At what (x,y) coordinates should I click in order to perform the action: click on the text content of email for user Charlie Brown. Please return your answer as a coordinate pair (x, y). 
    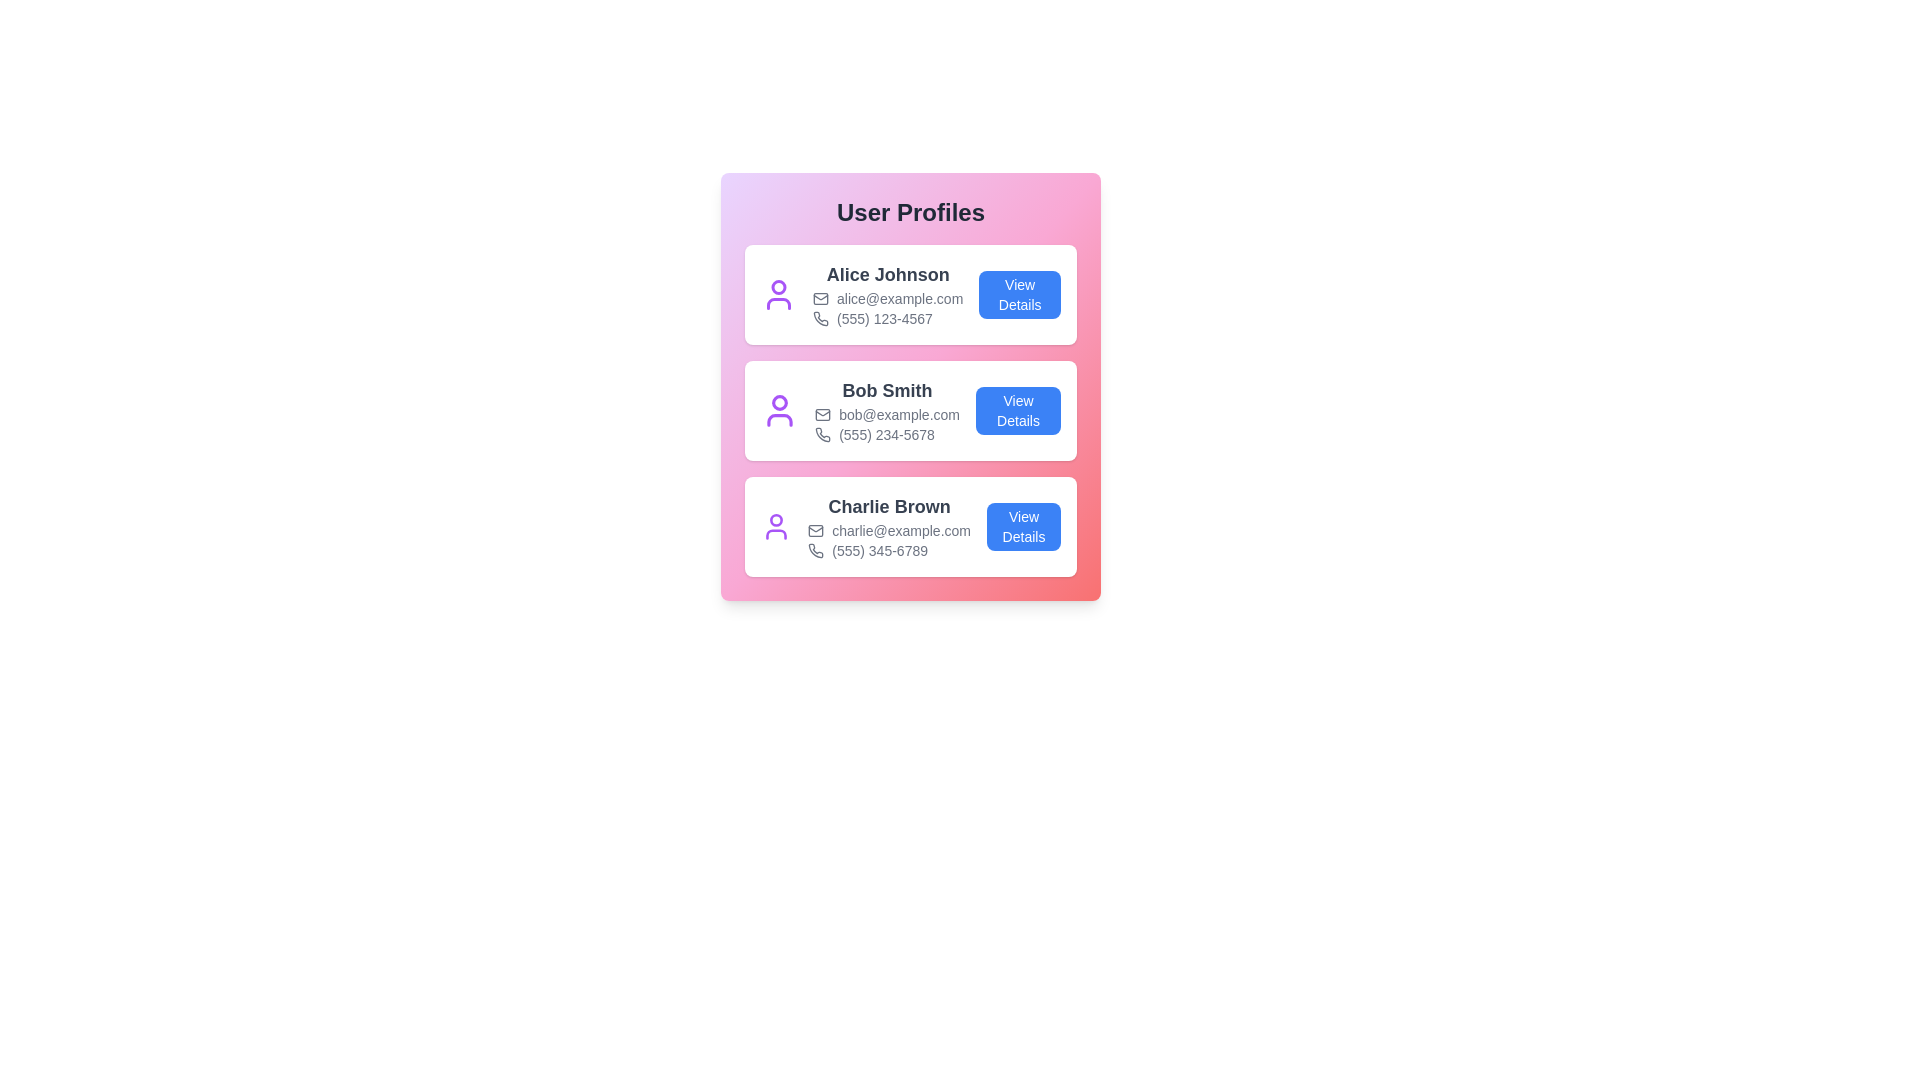
    Looking at the image, I should click on (887, 530).